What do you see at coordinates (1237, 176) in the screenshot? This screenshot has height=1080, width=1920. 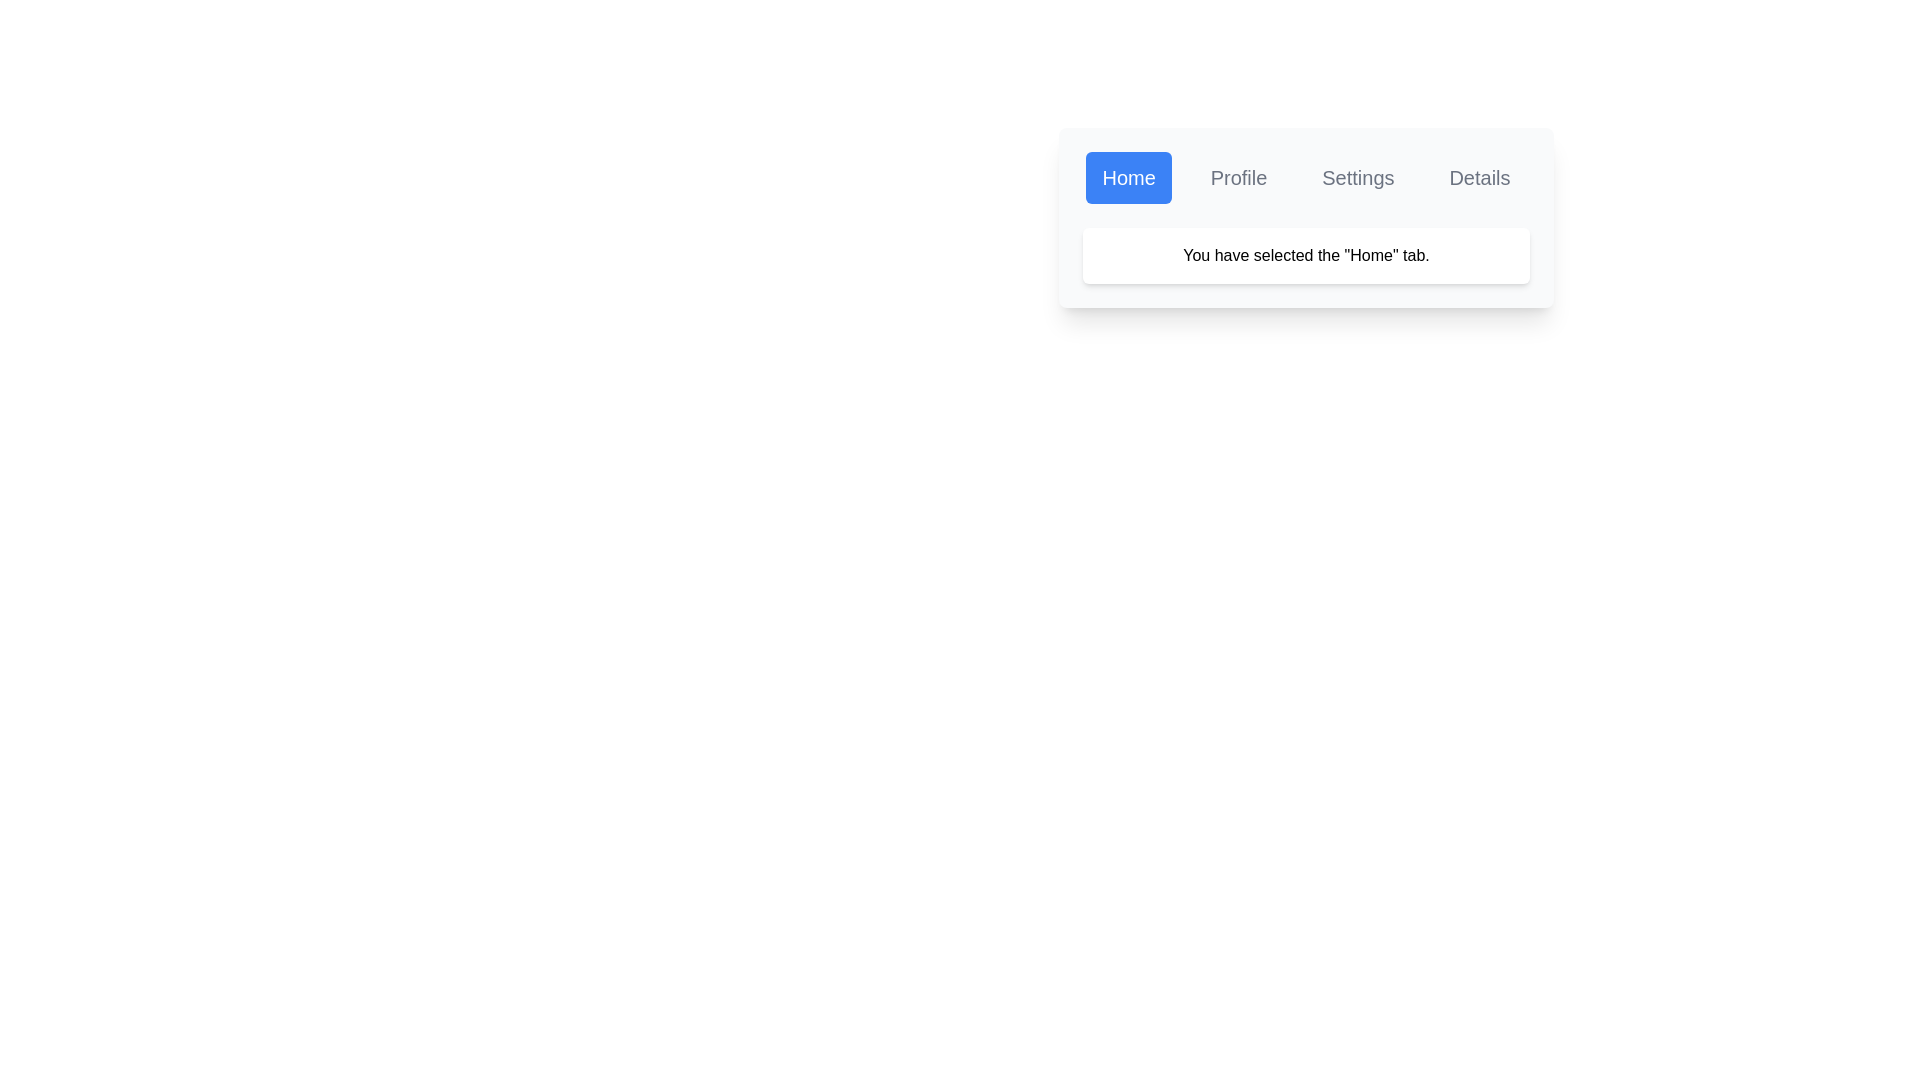 I see `the Profile tab` at bounding box center [1237, 176].